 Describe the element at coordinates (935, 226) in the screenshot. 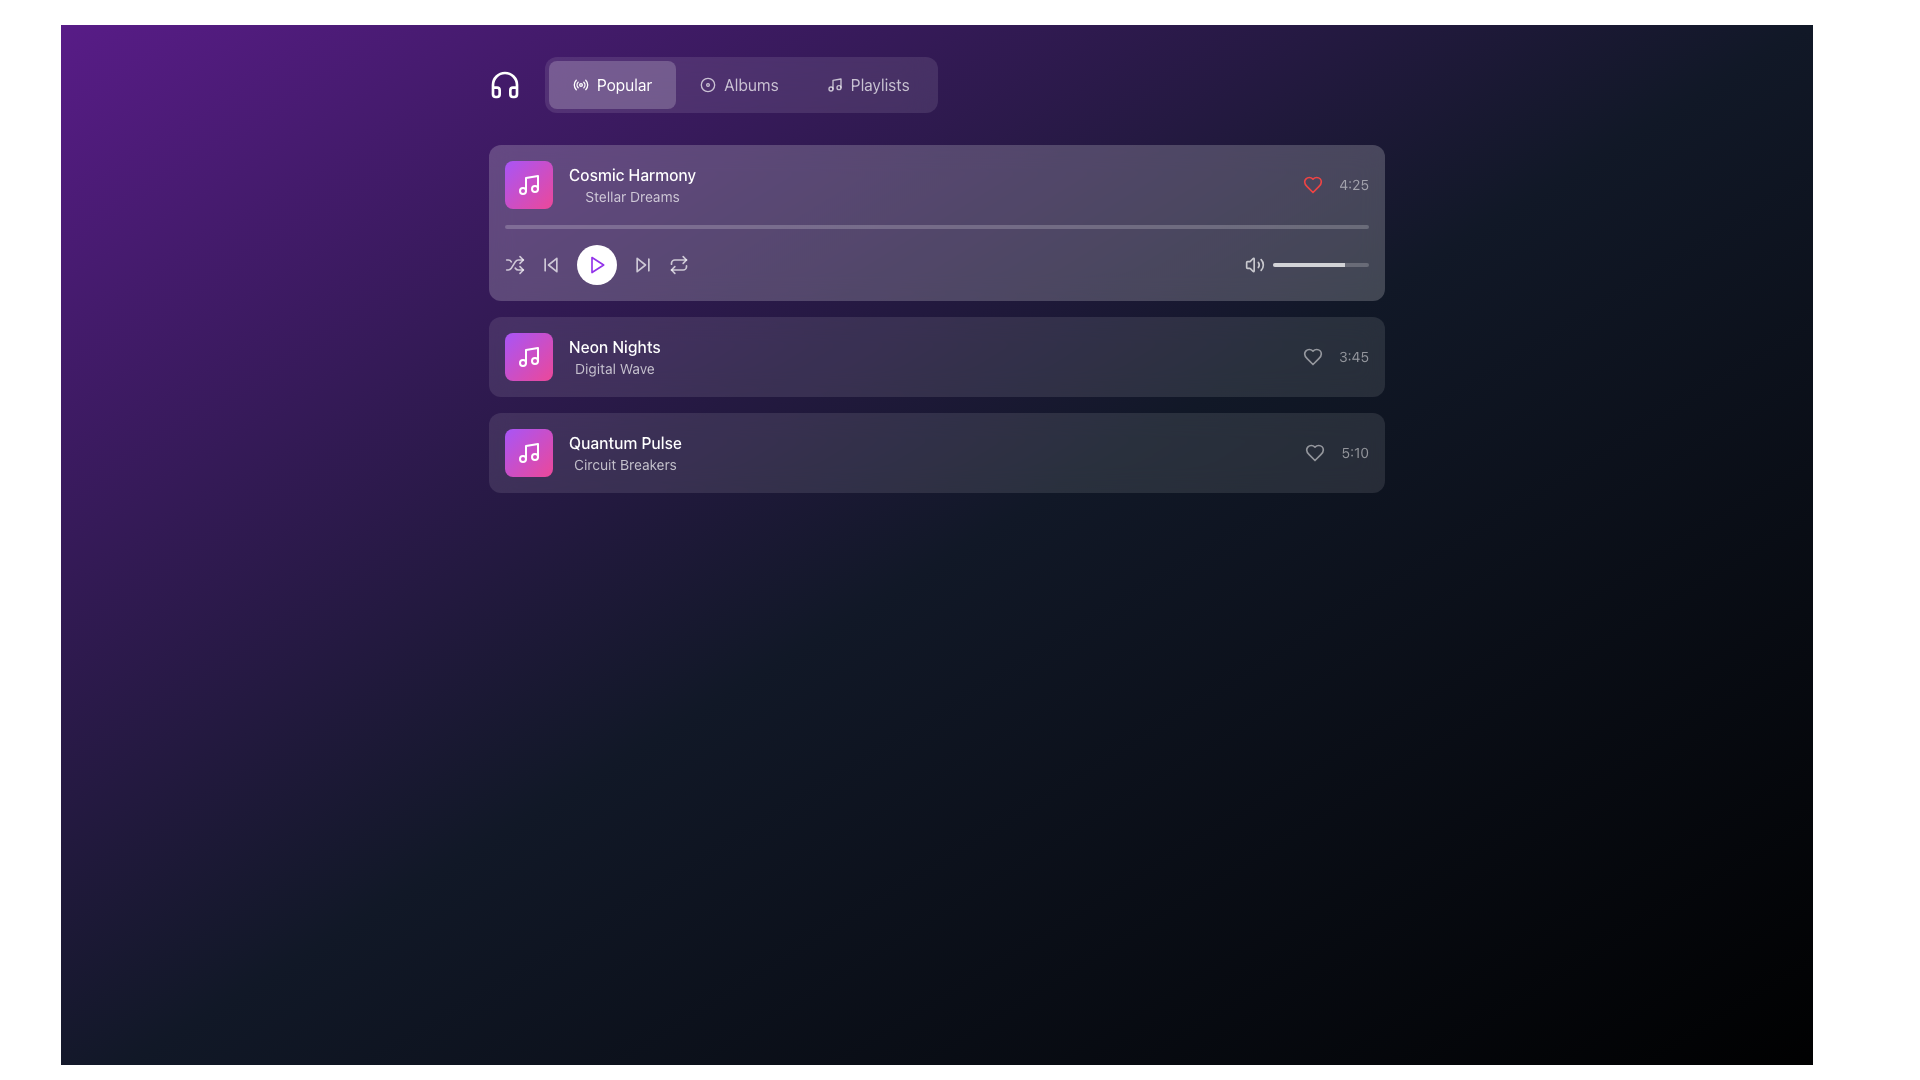

I see `the thin horizontal progress bar with a white background and rounded edges, located below the 'Cosmic Harmony' song title and above the track controls` at that location.